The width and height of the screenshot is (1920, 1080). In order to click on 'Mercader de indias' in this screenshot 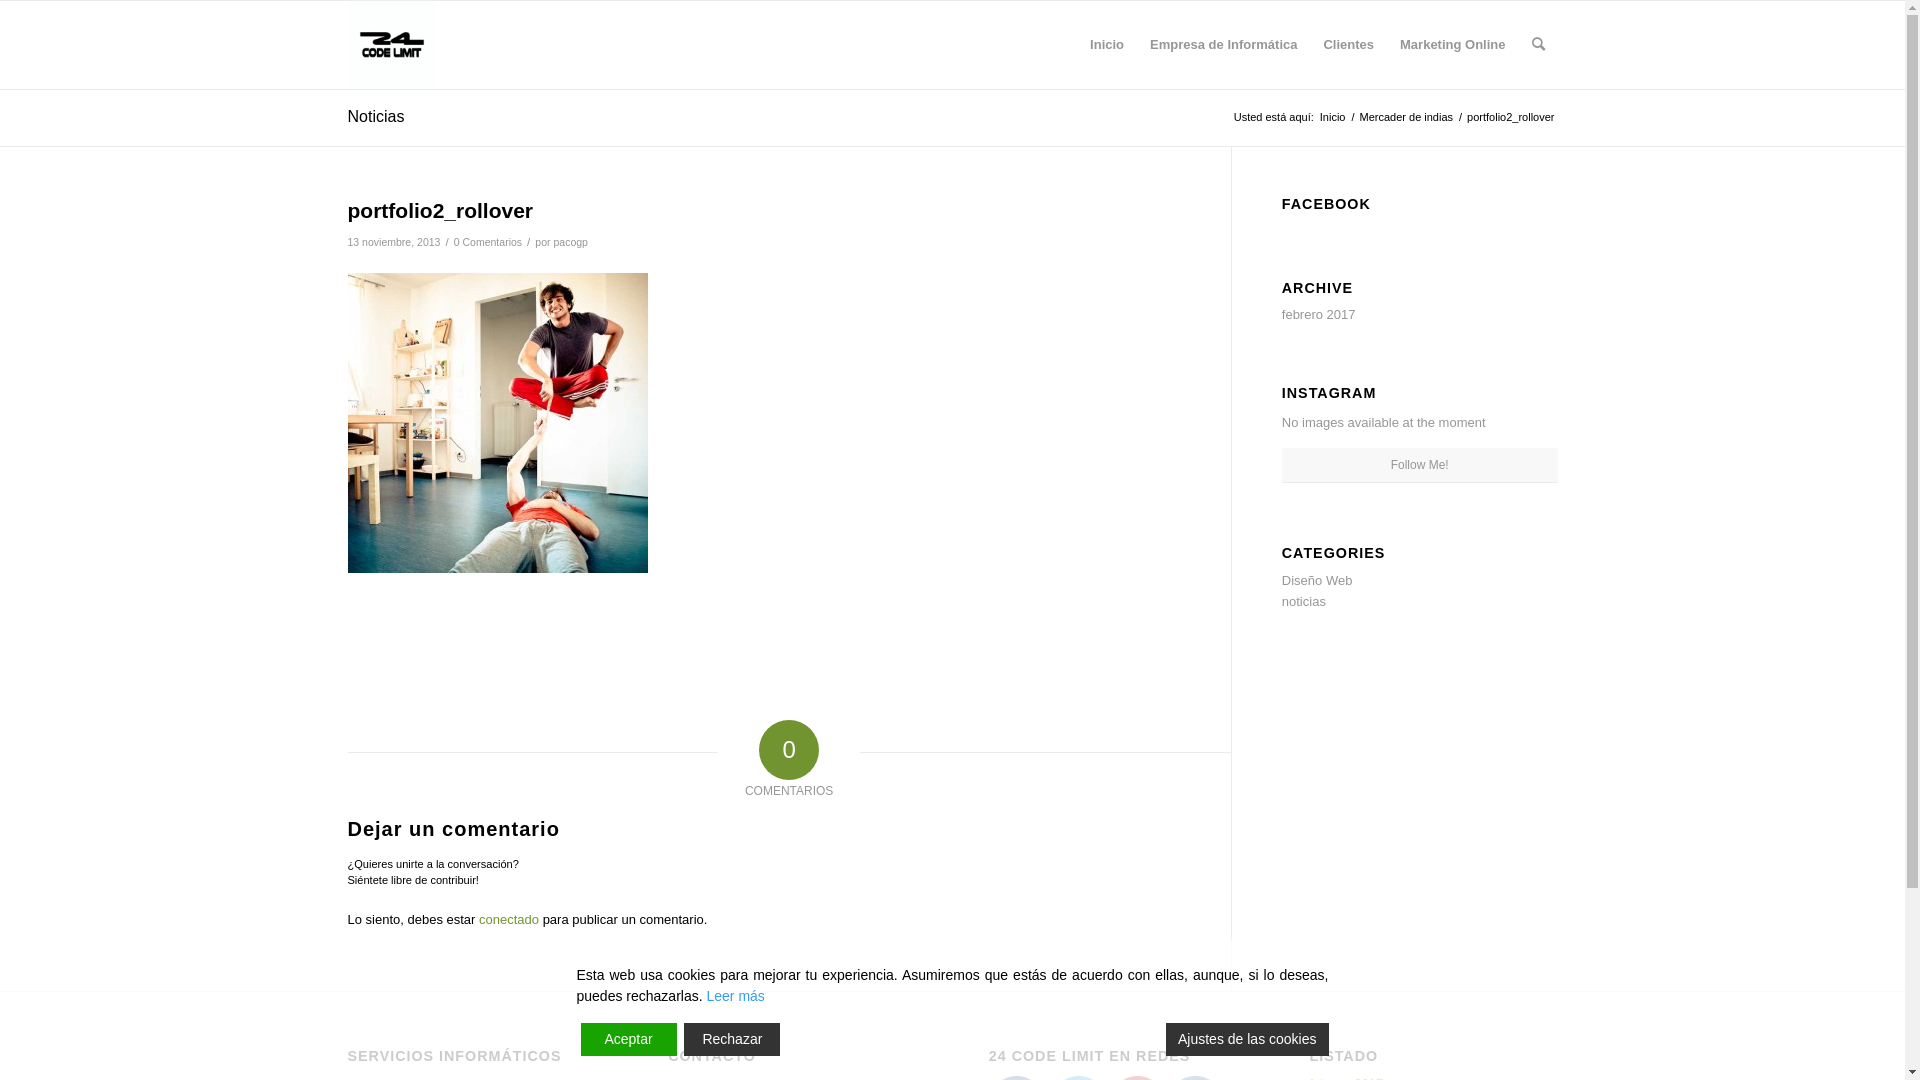, I will do `click(1405, 117)`.